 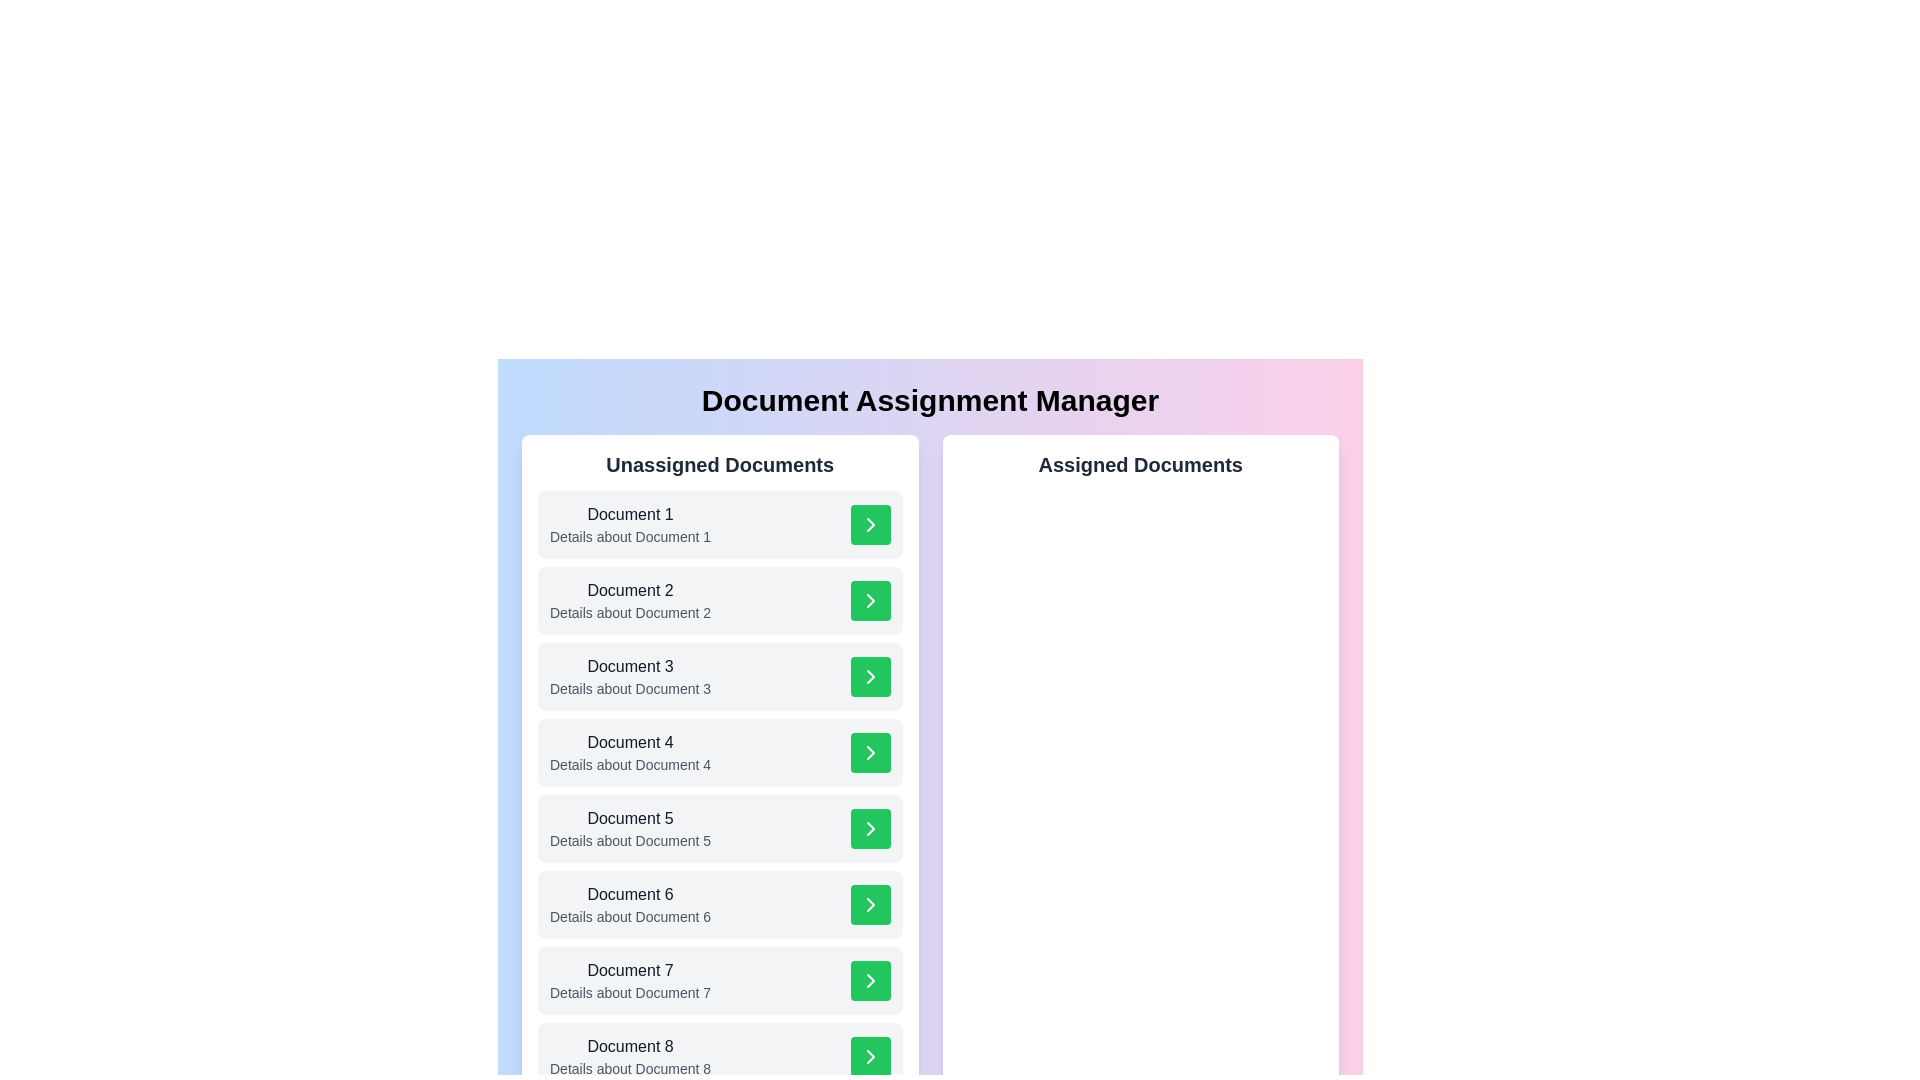 What do you see at coordinates (720, 523) in the screenshot?
I see `the first item in the 'Unassigned Documents' list, which includes basic details and a button for managing the document` at bounding box center [720, 523].